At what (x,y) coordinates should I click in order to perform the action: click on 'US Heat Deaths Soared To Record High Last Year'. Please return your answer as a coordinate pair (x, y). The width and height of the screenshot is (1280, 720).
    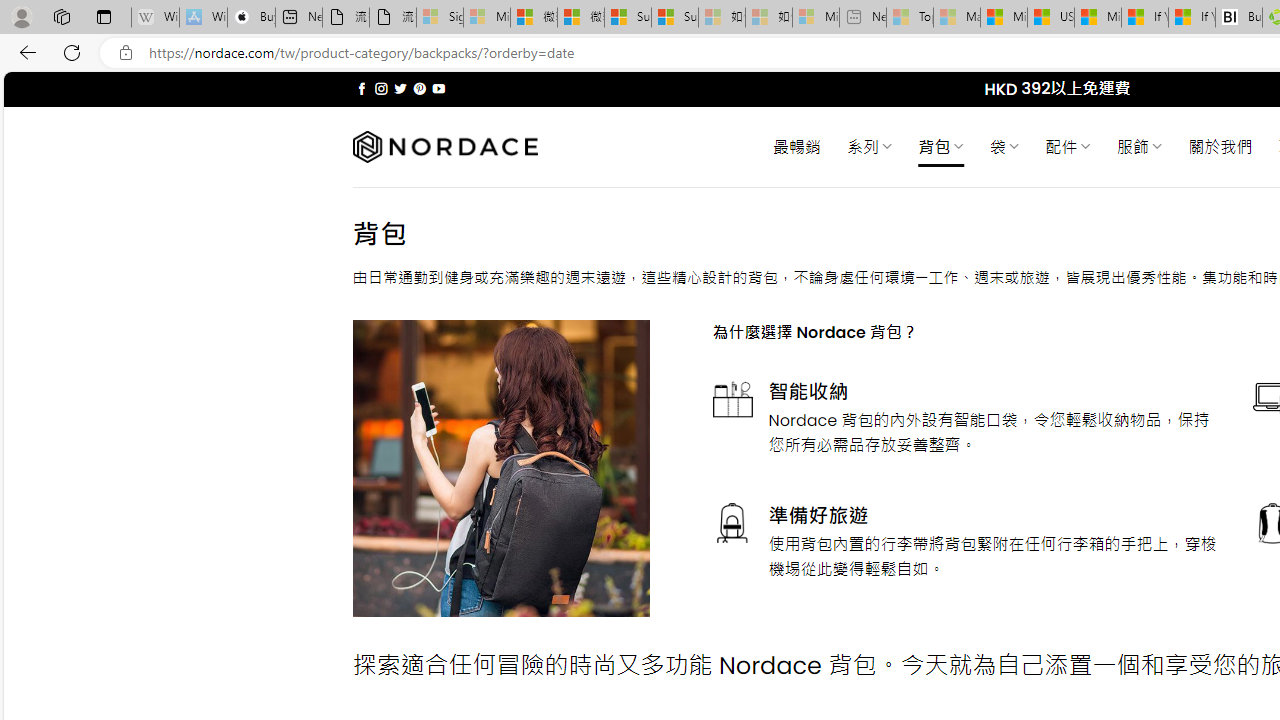
    Looking at the image, I should click on (1049, 17).